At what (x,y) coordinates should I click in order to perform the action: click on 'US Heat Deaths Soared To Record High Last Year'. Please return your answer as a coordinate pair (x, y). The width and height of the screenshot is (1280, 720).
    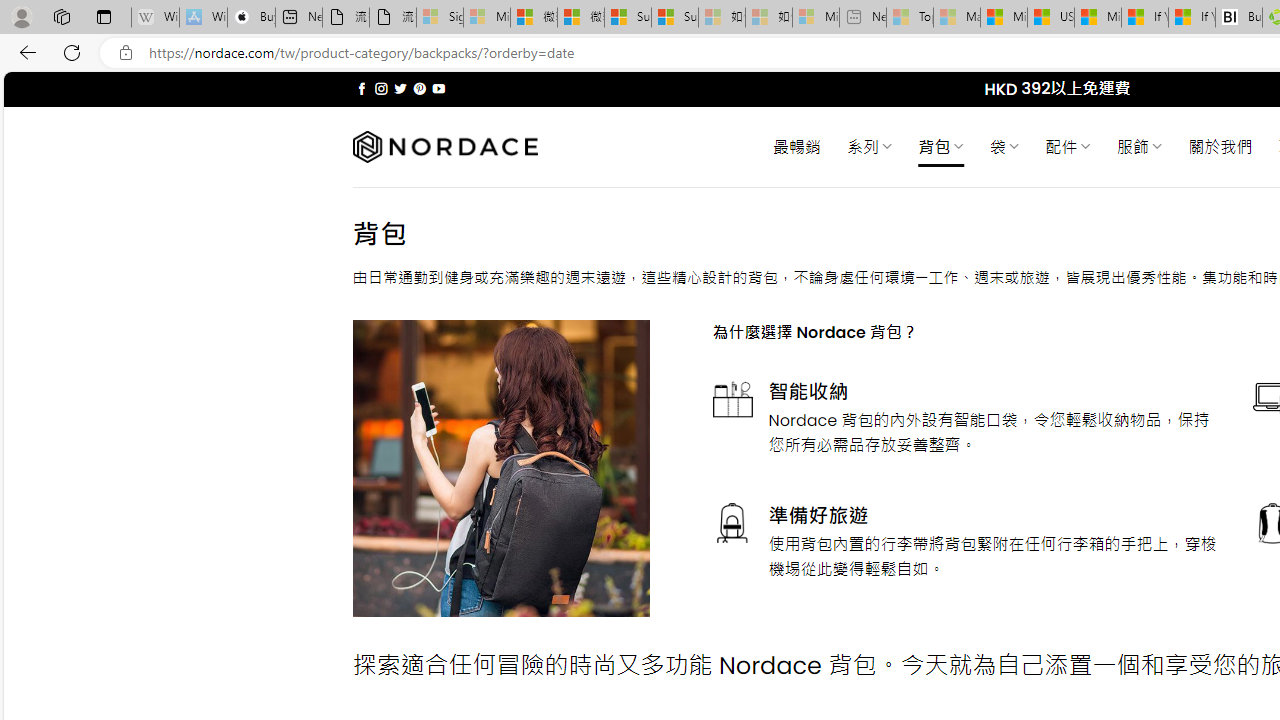
    Looking at the image, I should click on (1049, 17).